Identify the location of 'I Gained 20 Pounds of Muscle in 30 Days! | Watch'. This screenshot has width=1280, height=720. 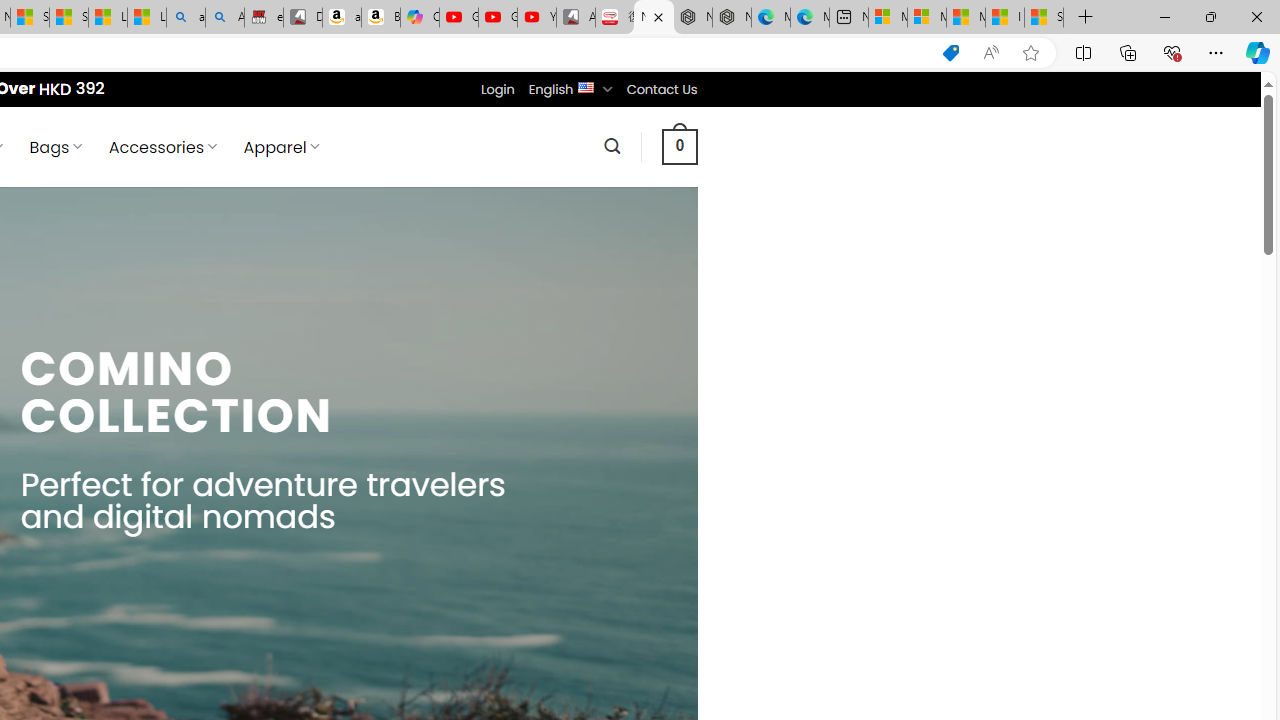
(1004, 17).